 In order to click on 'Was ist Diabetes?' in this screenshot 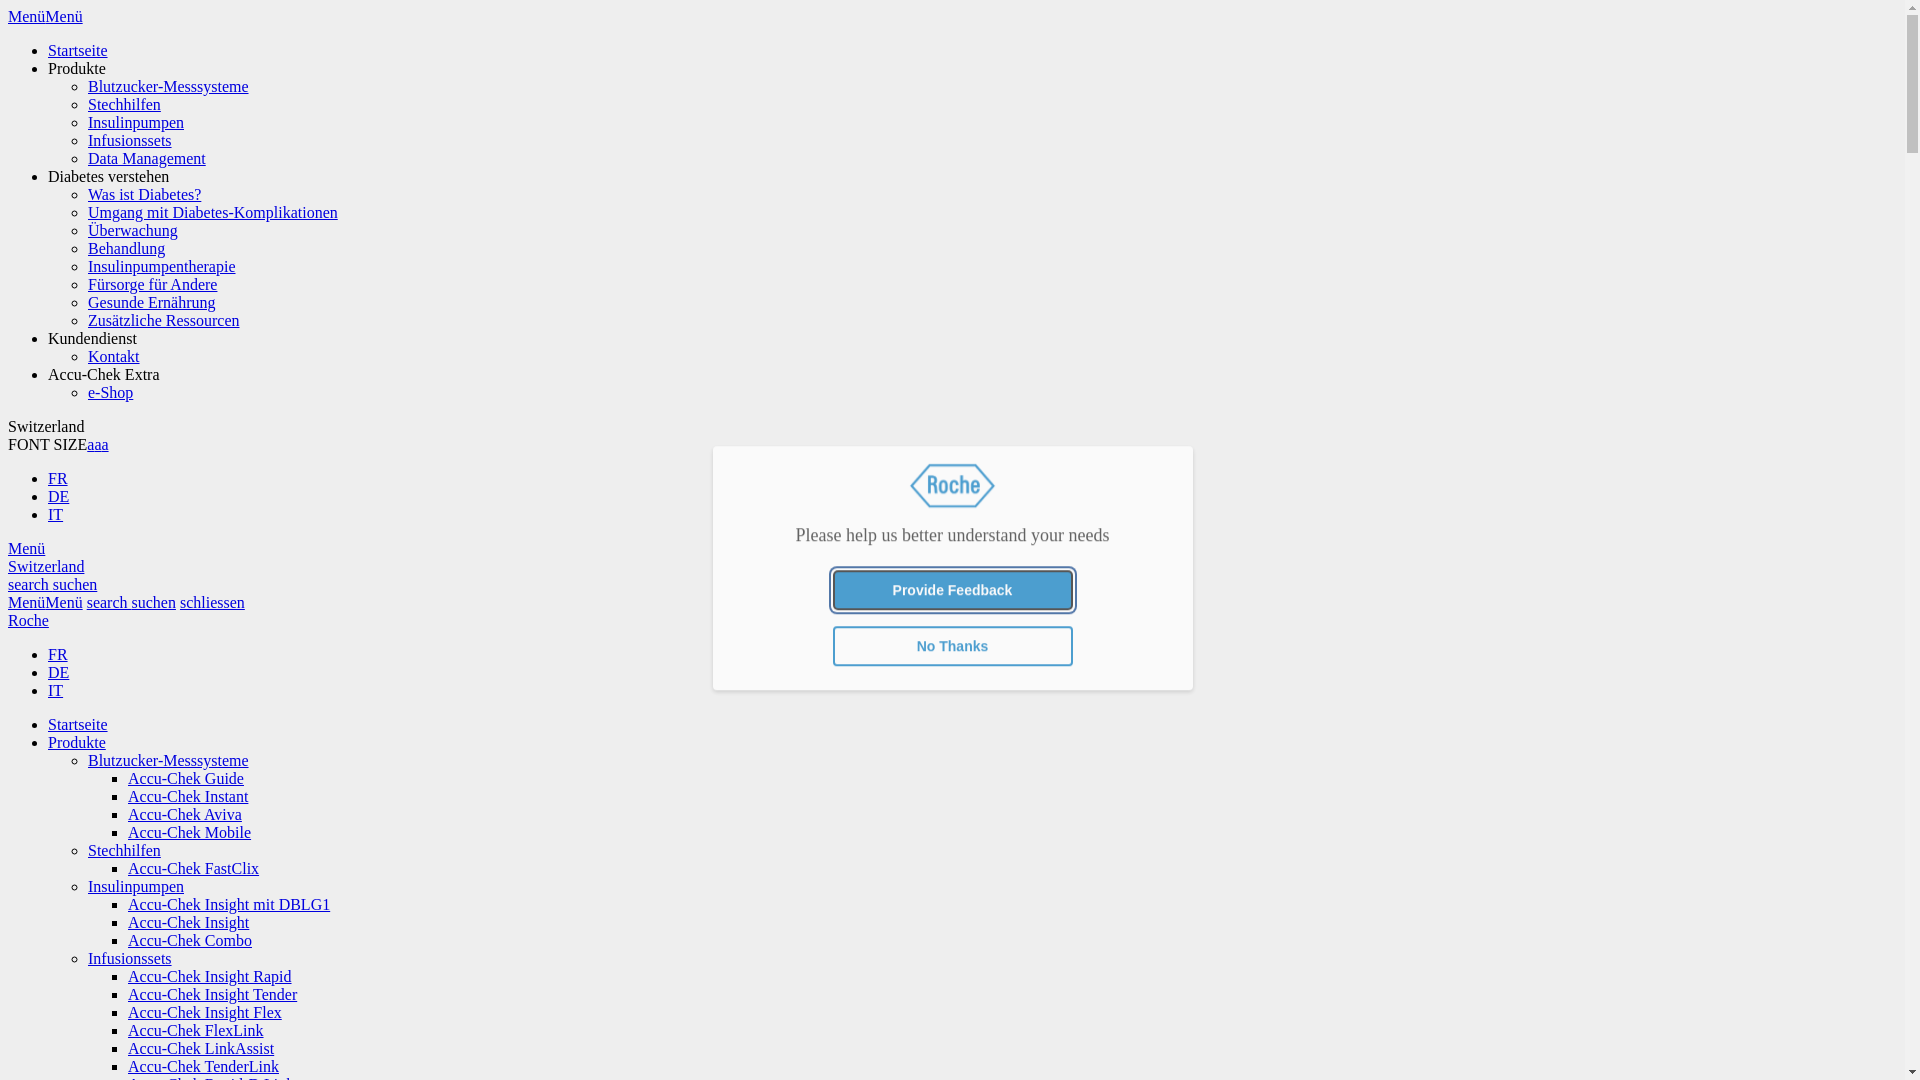, I will do `click(143, 194)`.